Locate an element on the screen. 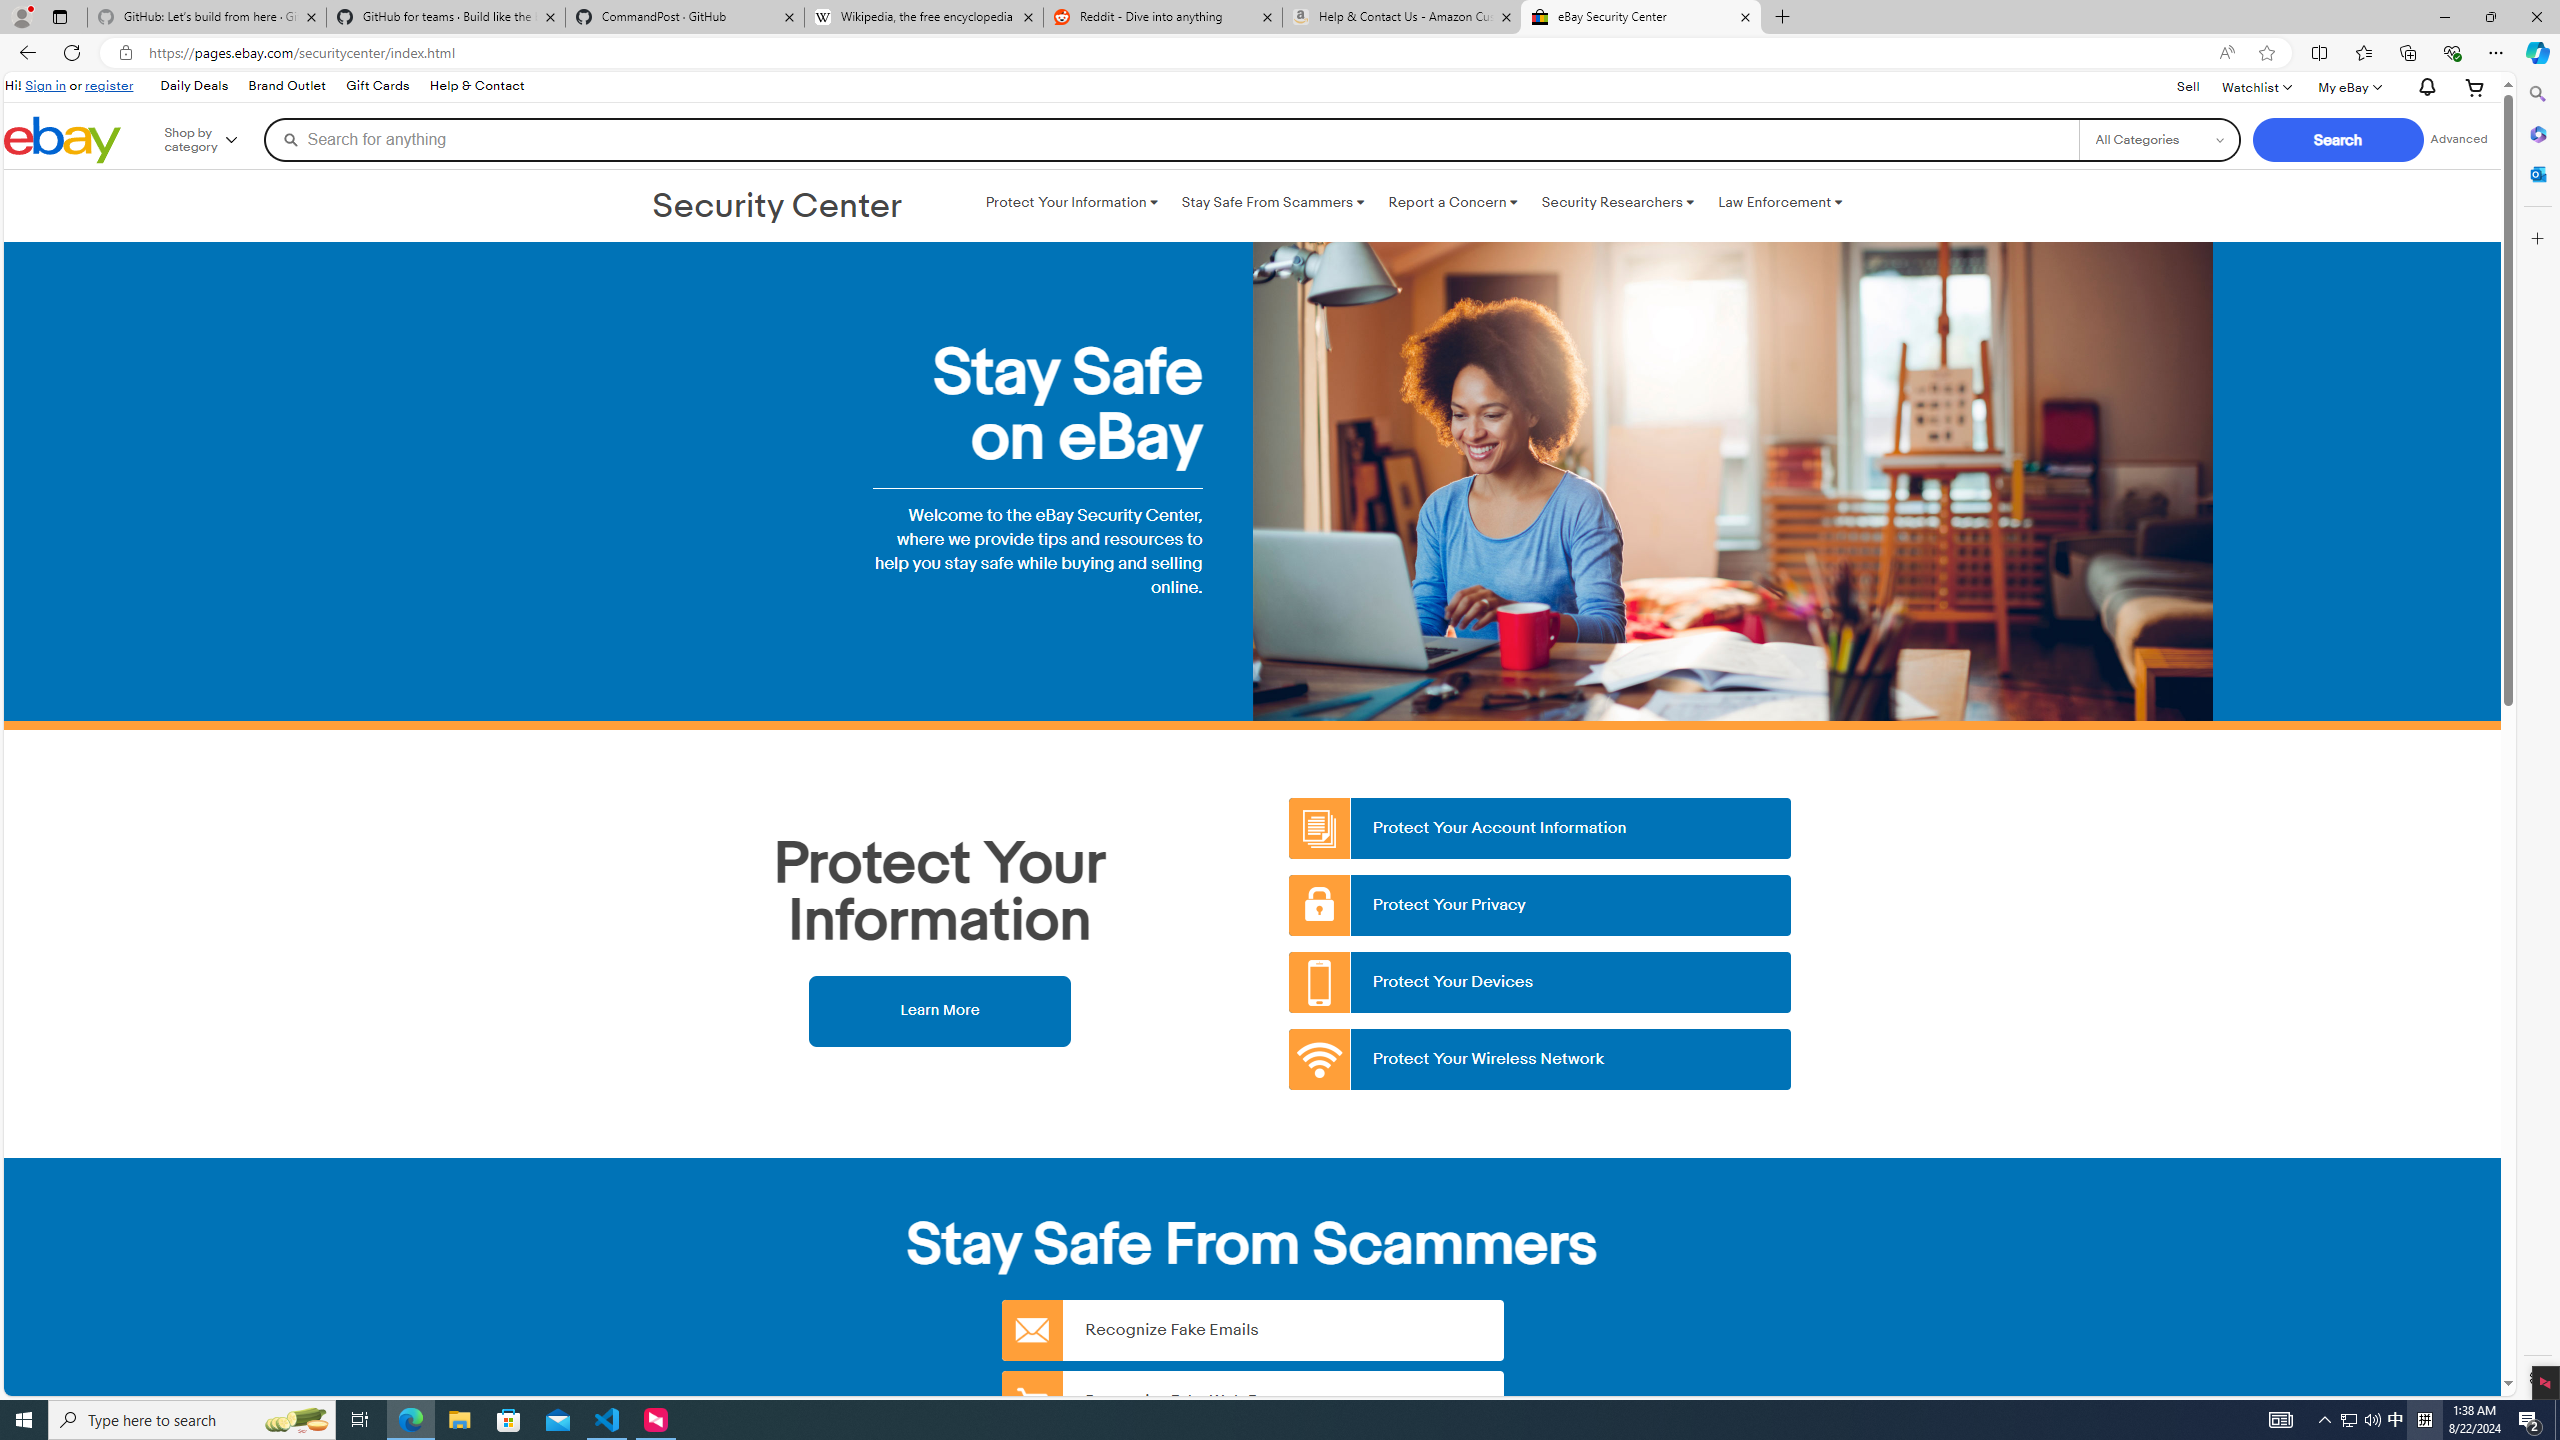 The height and width of the screenshot is (1440, 2560). 'Sell' is located at coordinates (2188, 87).